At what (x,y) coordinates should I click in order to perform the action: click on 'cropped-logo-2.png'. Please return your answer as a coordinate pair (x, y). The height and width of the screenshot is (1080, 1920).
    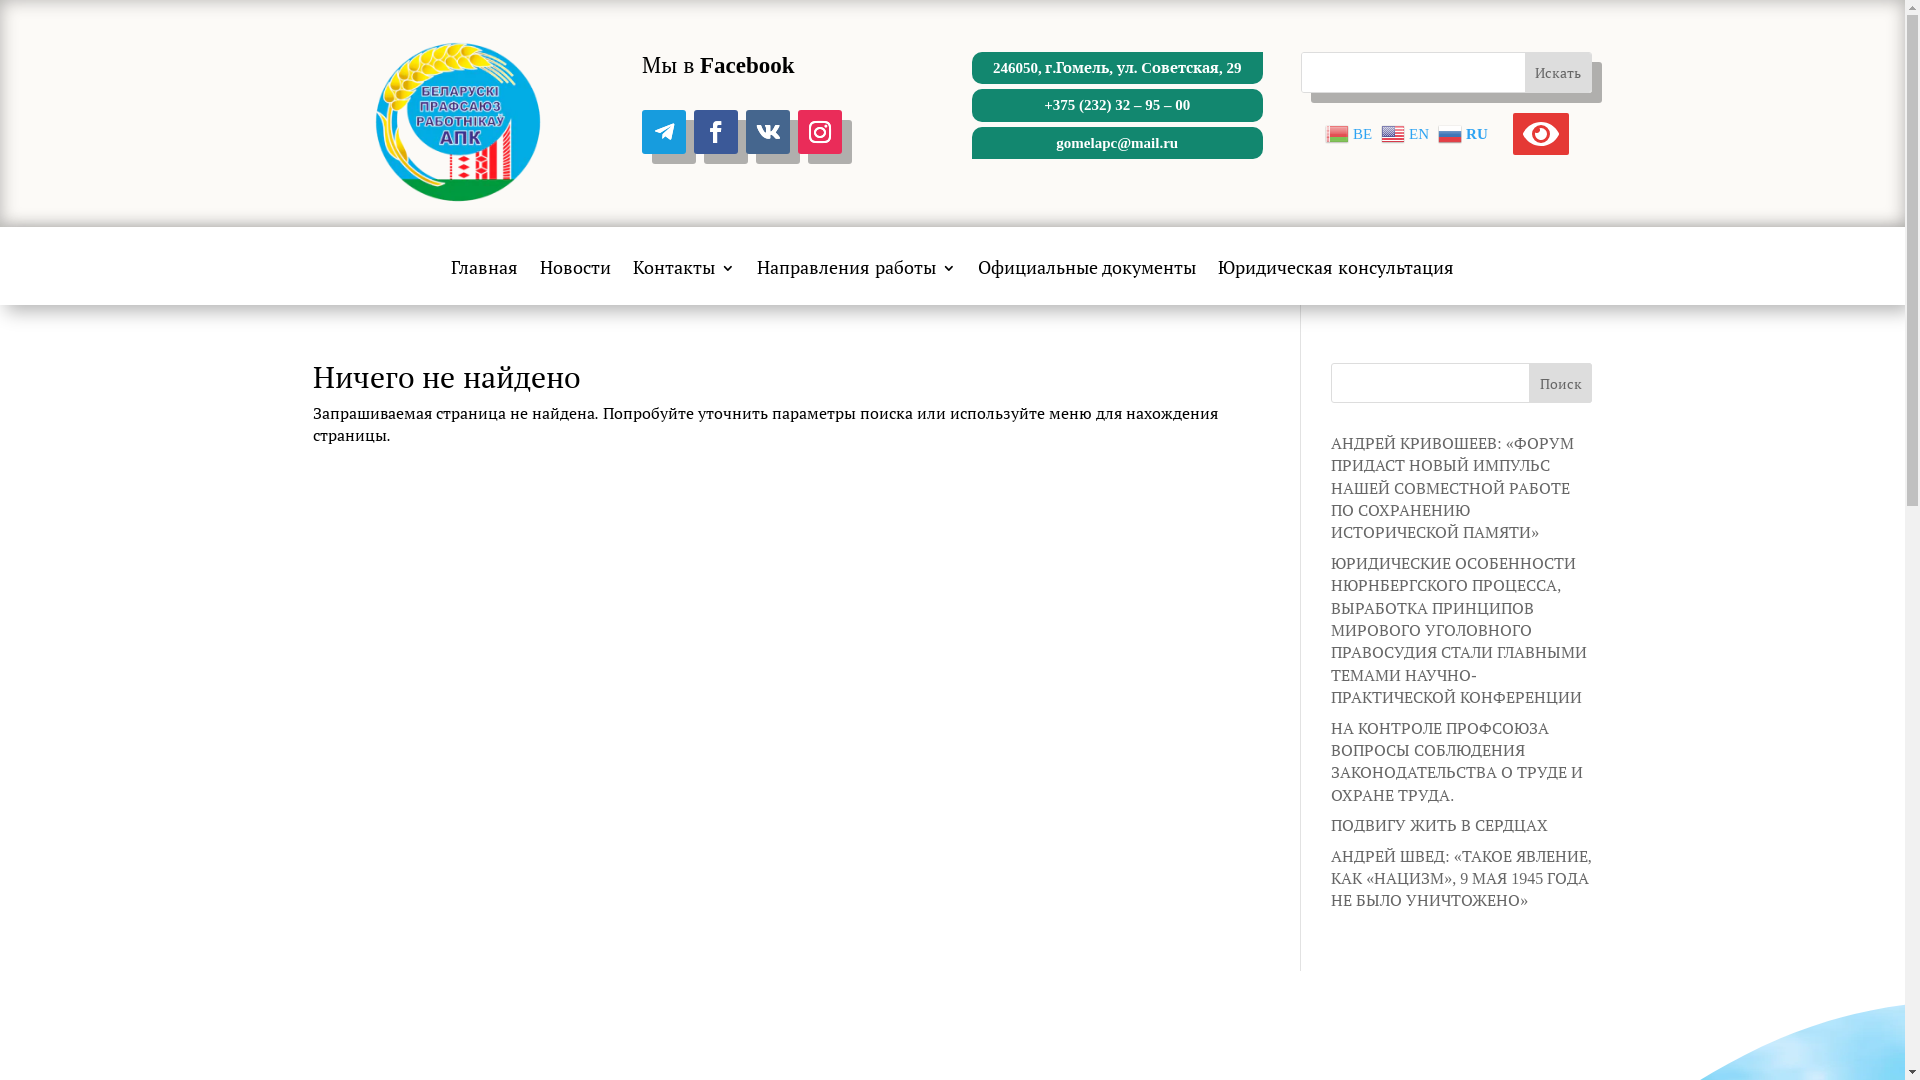
    Looking at the image, I should click on (457, 119).